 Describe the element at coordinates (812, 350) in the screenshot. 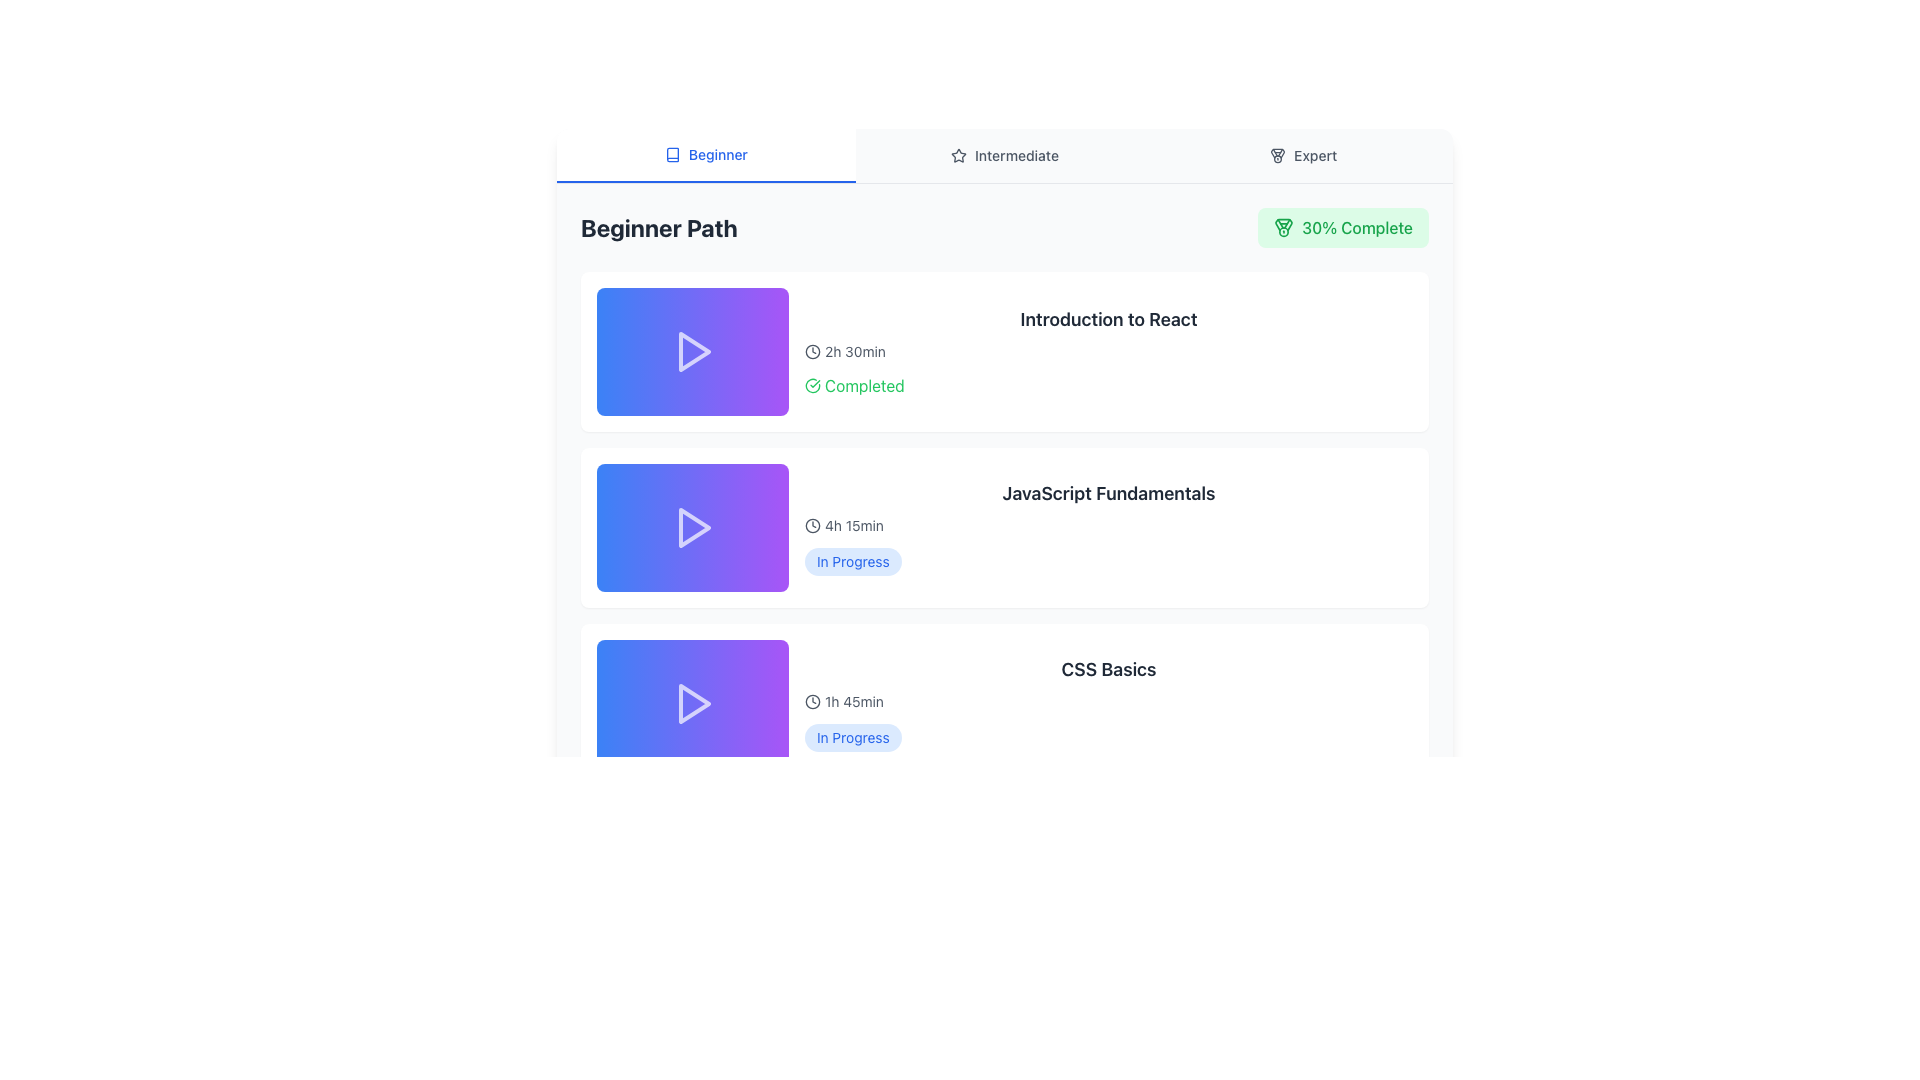

I see `the circular vector graphic of the clock icon that is part of the first course's time duration indication` at that location.